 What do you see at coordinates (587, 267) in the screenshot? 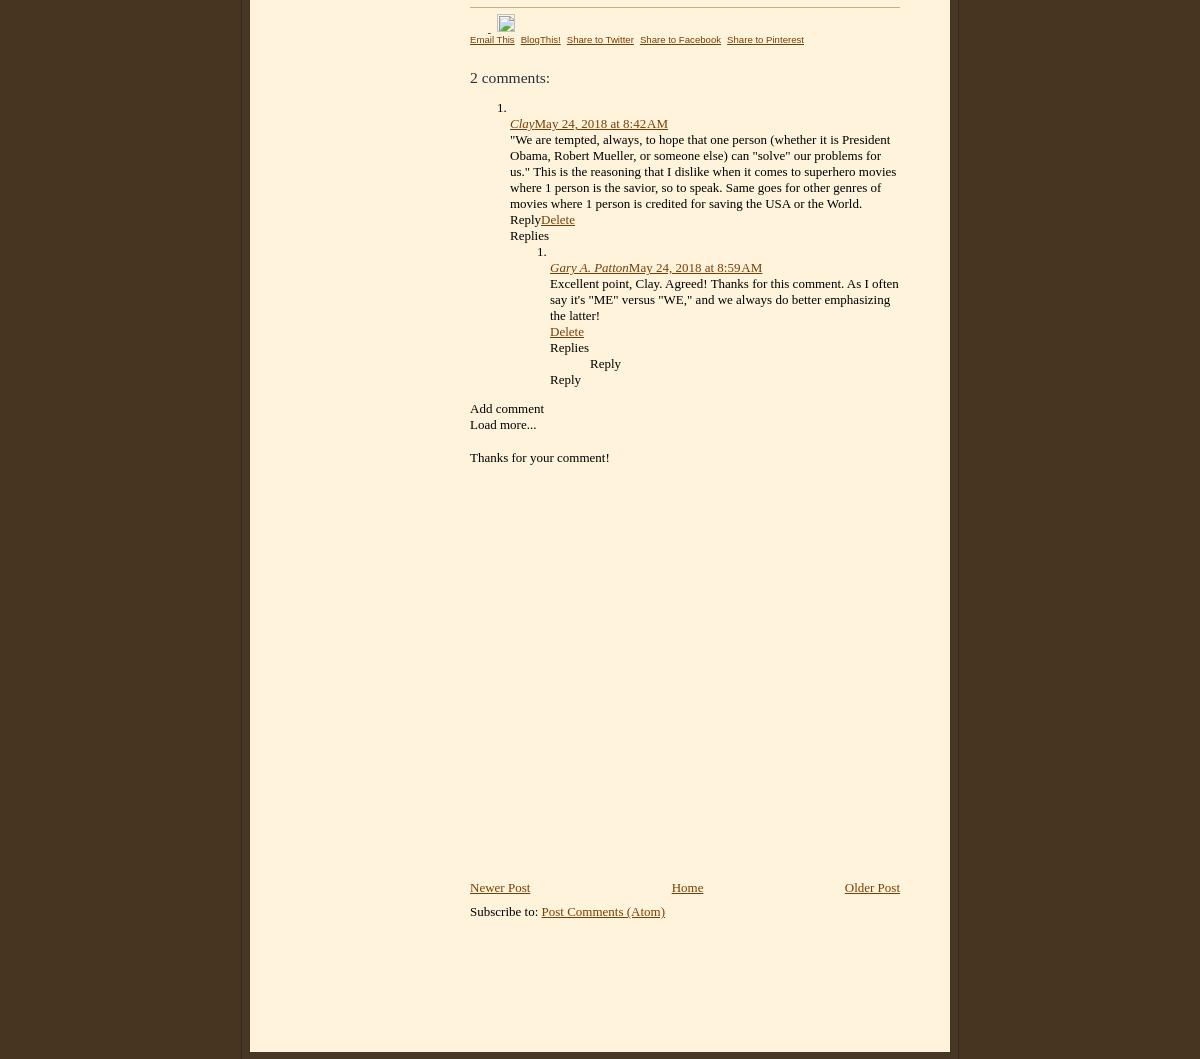
I see `'Gary A. Patton'` at bounding box center [587, 267].